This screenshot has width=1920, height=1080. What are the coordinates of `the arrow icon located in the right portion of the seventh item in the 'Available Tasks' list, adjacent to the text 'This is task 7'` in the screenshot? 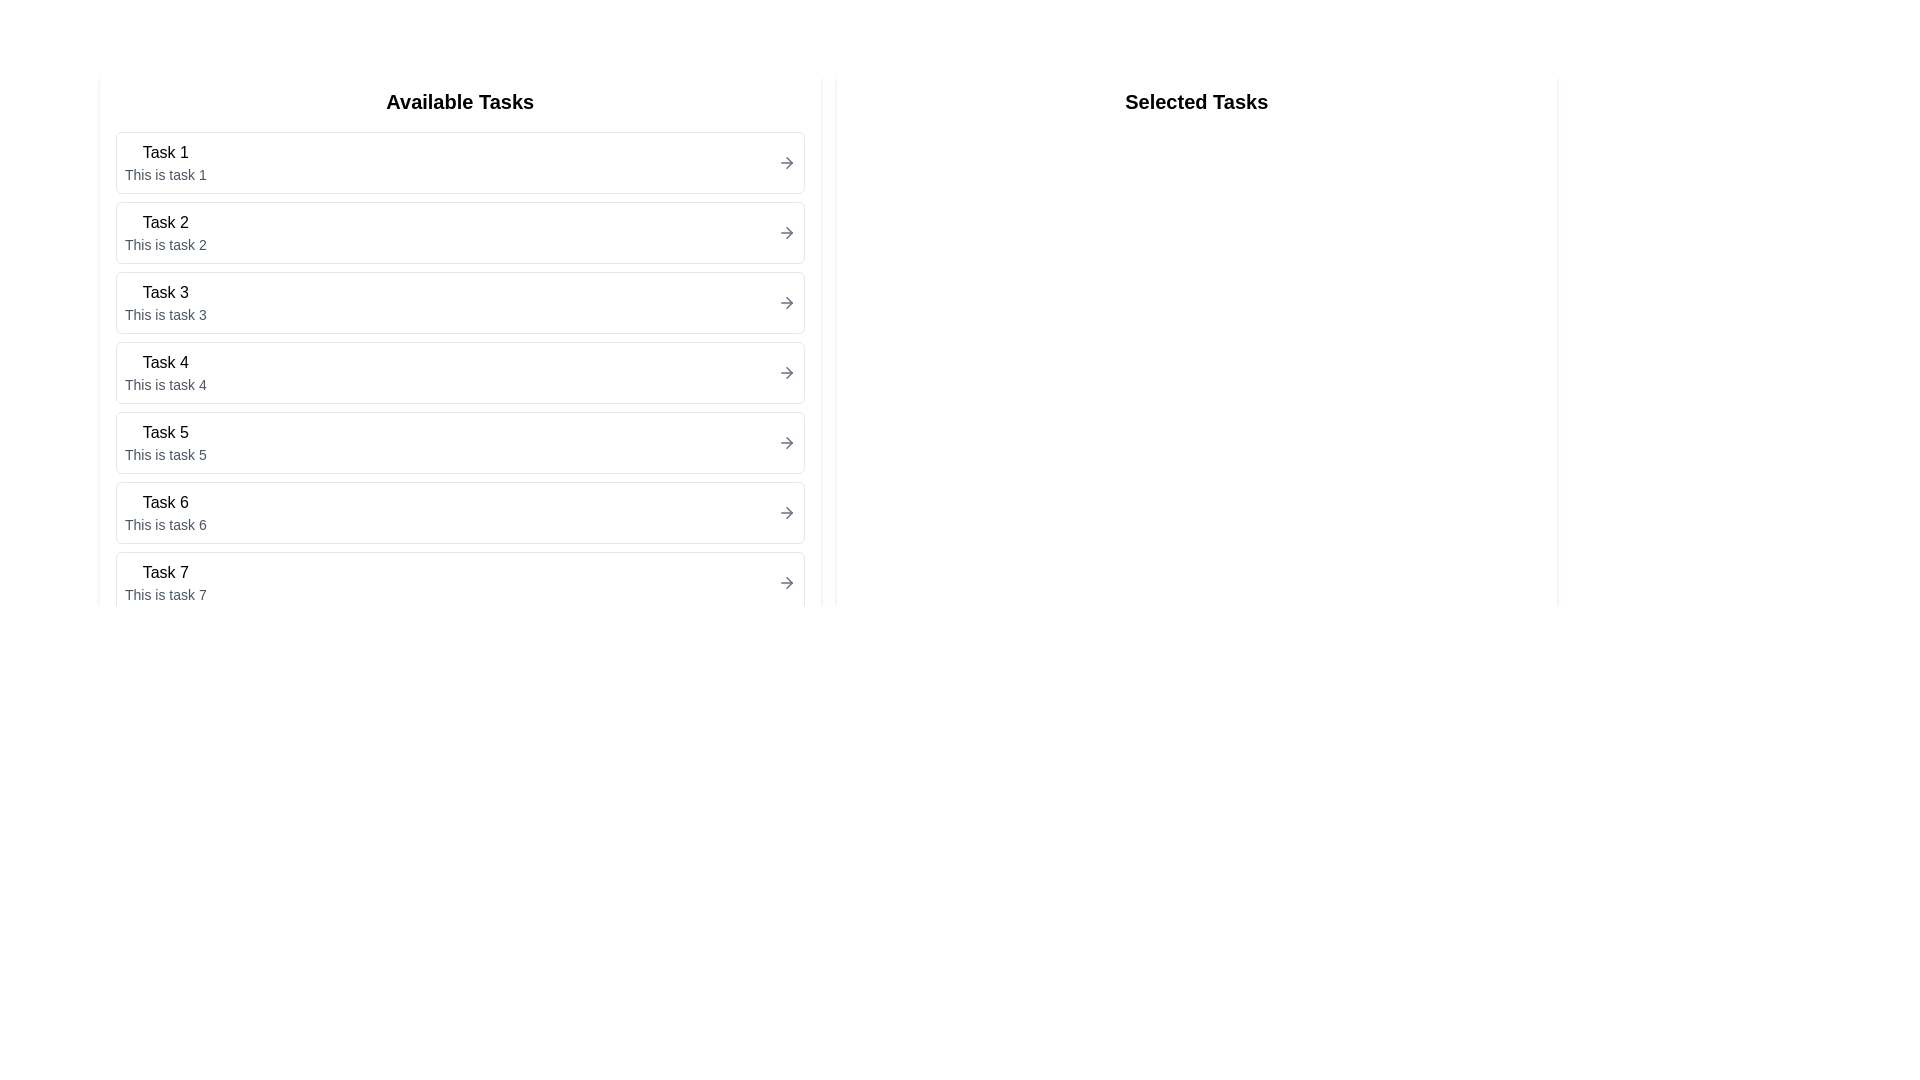 It's located at (788, 582).